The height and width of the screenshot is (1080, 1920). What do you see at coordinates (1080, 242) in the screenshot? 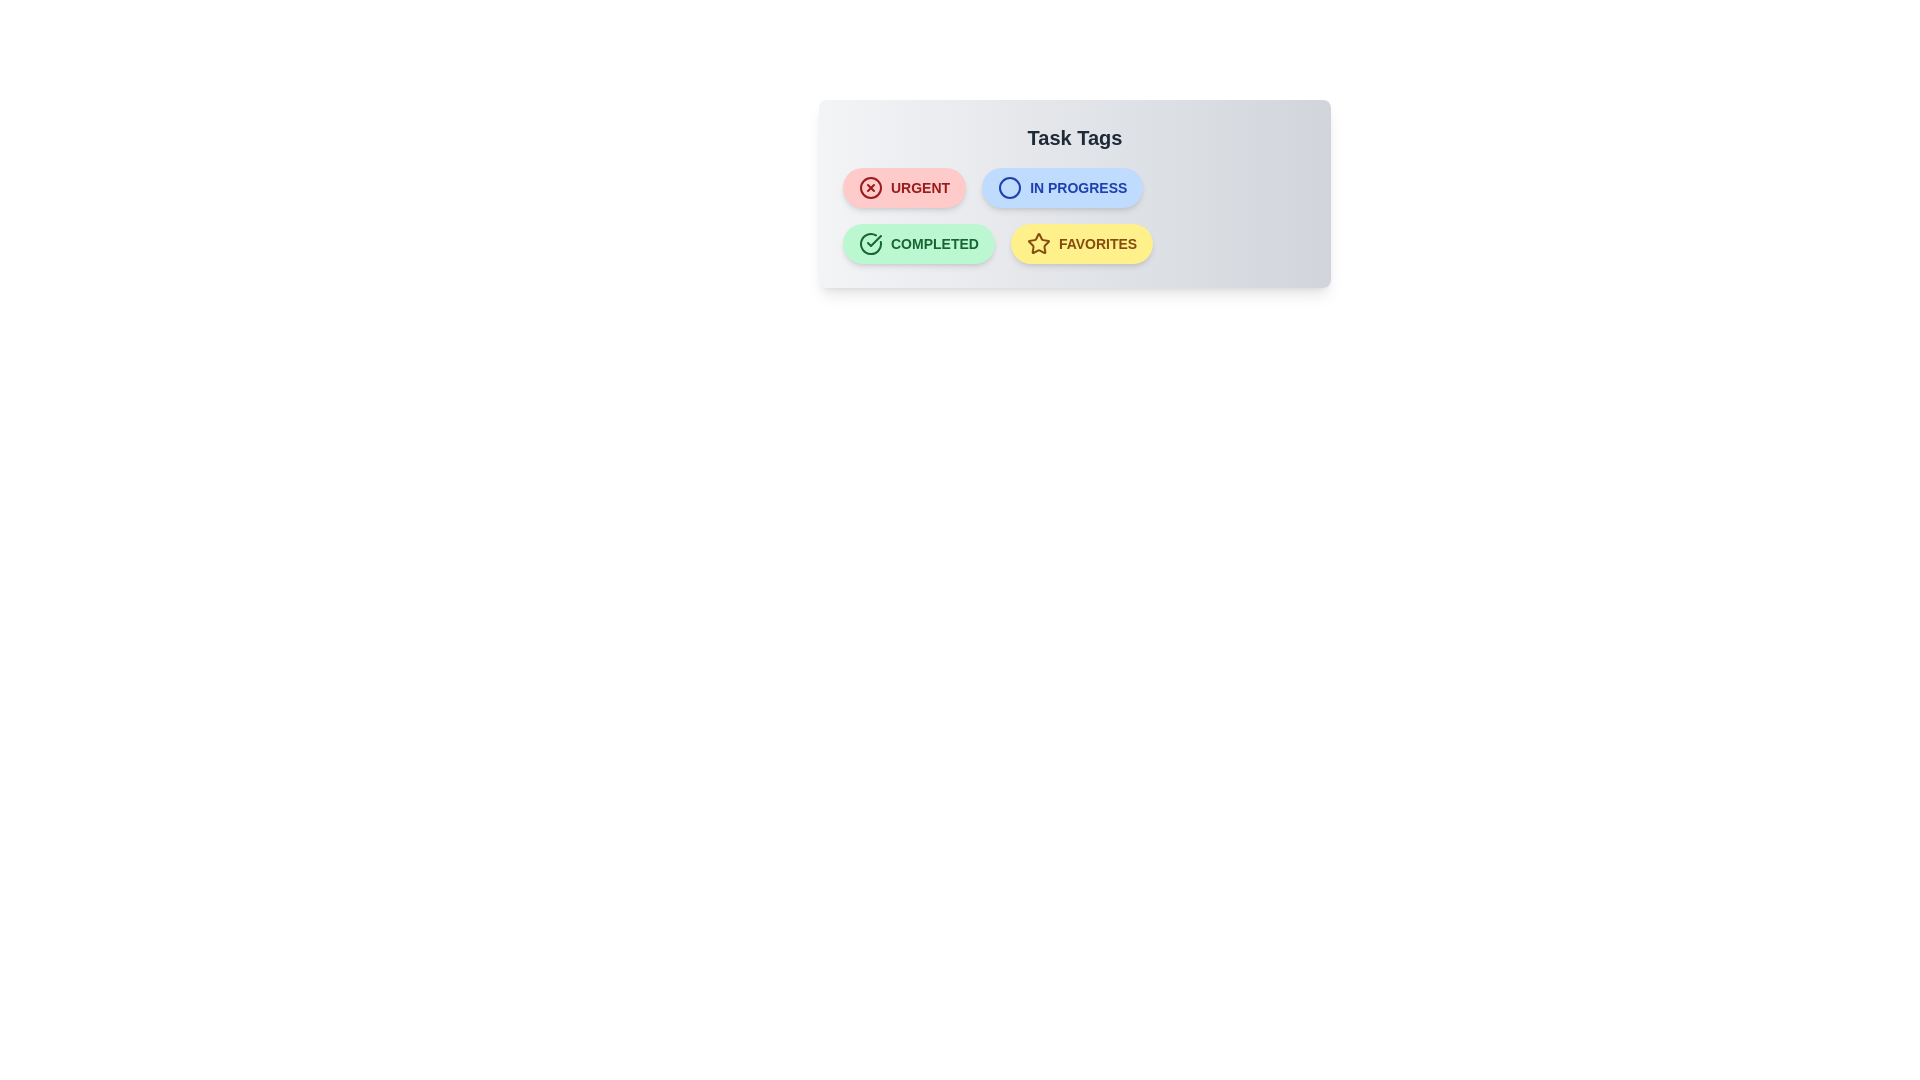
I see `the tag Favorites` at bounding box center [1080, 242].